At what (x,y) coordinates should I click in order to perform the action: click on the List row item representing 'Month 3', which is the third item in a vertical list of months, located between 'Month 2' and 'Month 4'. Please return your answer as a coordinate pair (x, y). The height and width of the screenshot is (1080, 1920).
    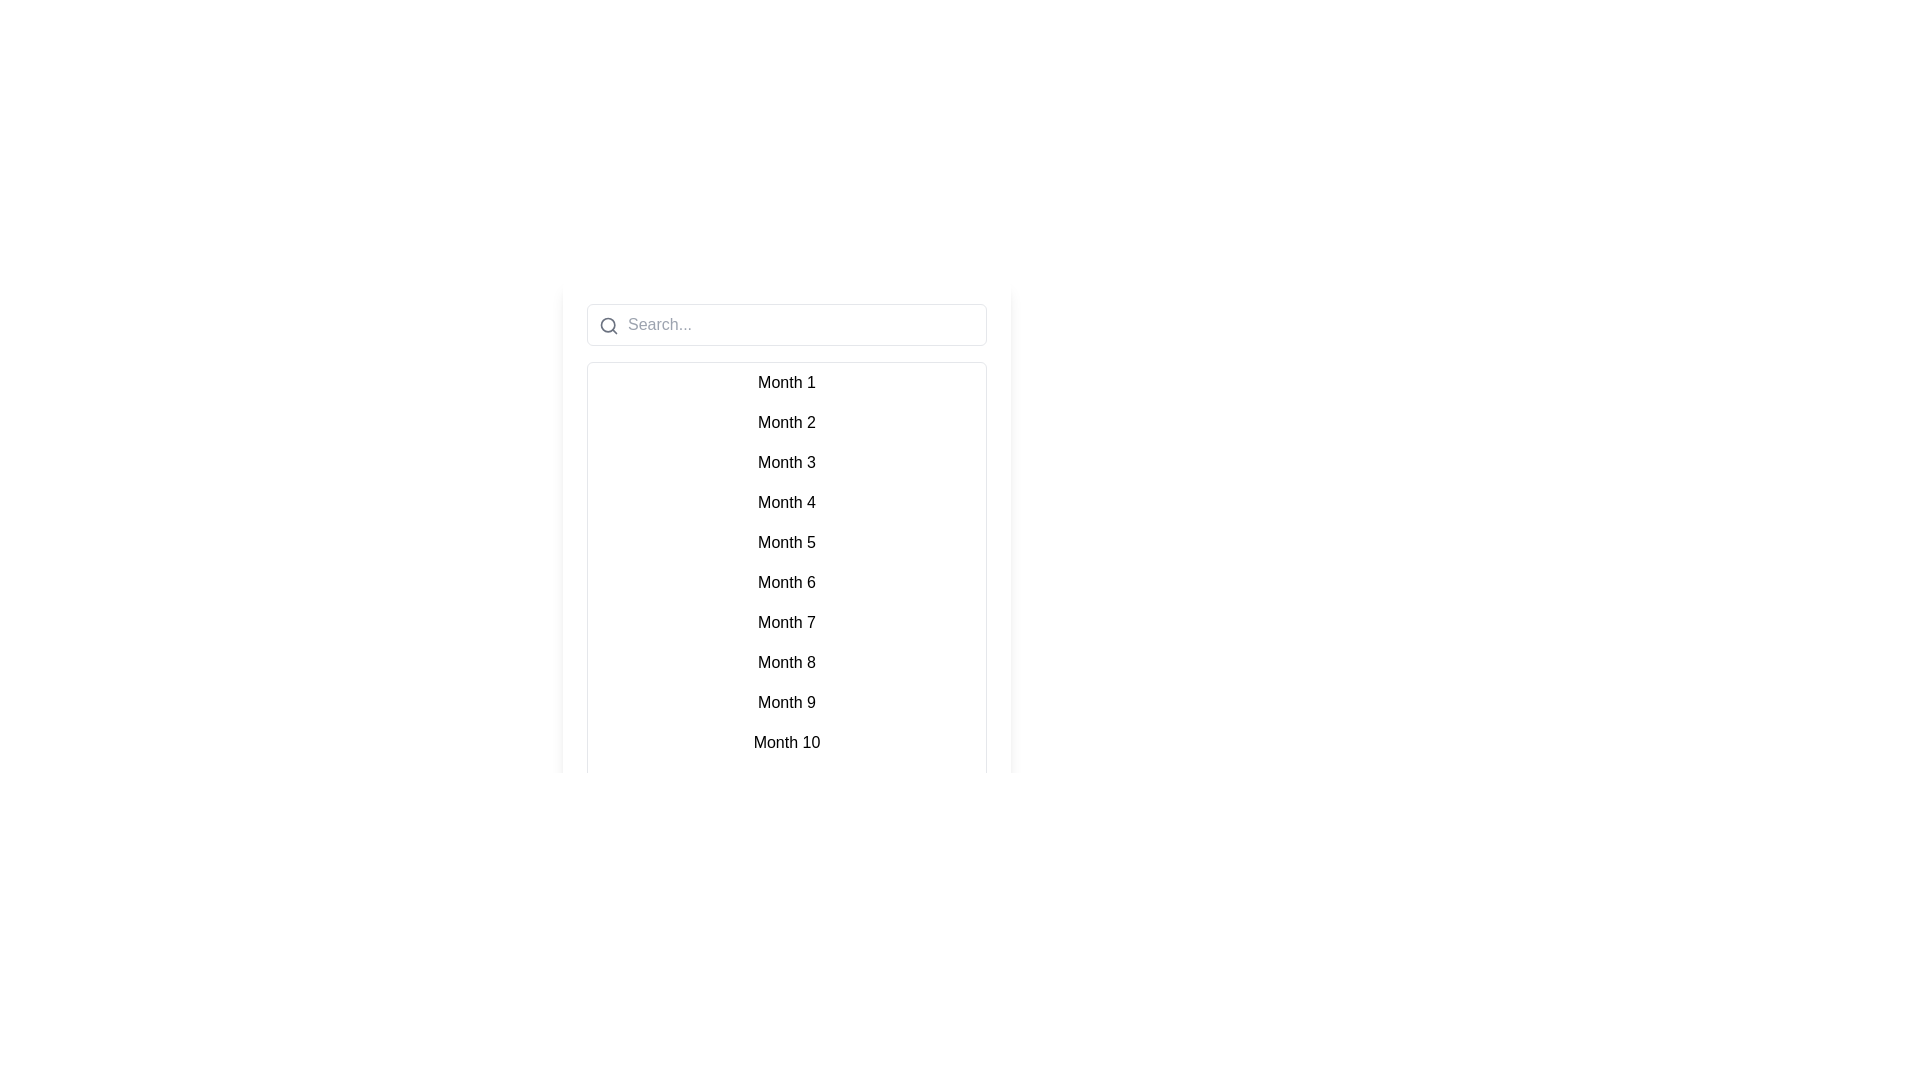
    Looking at the image, I should click on (786, 462).